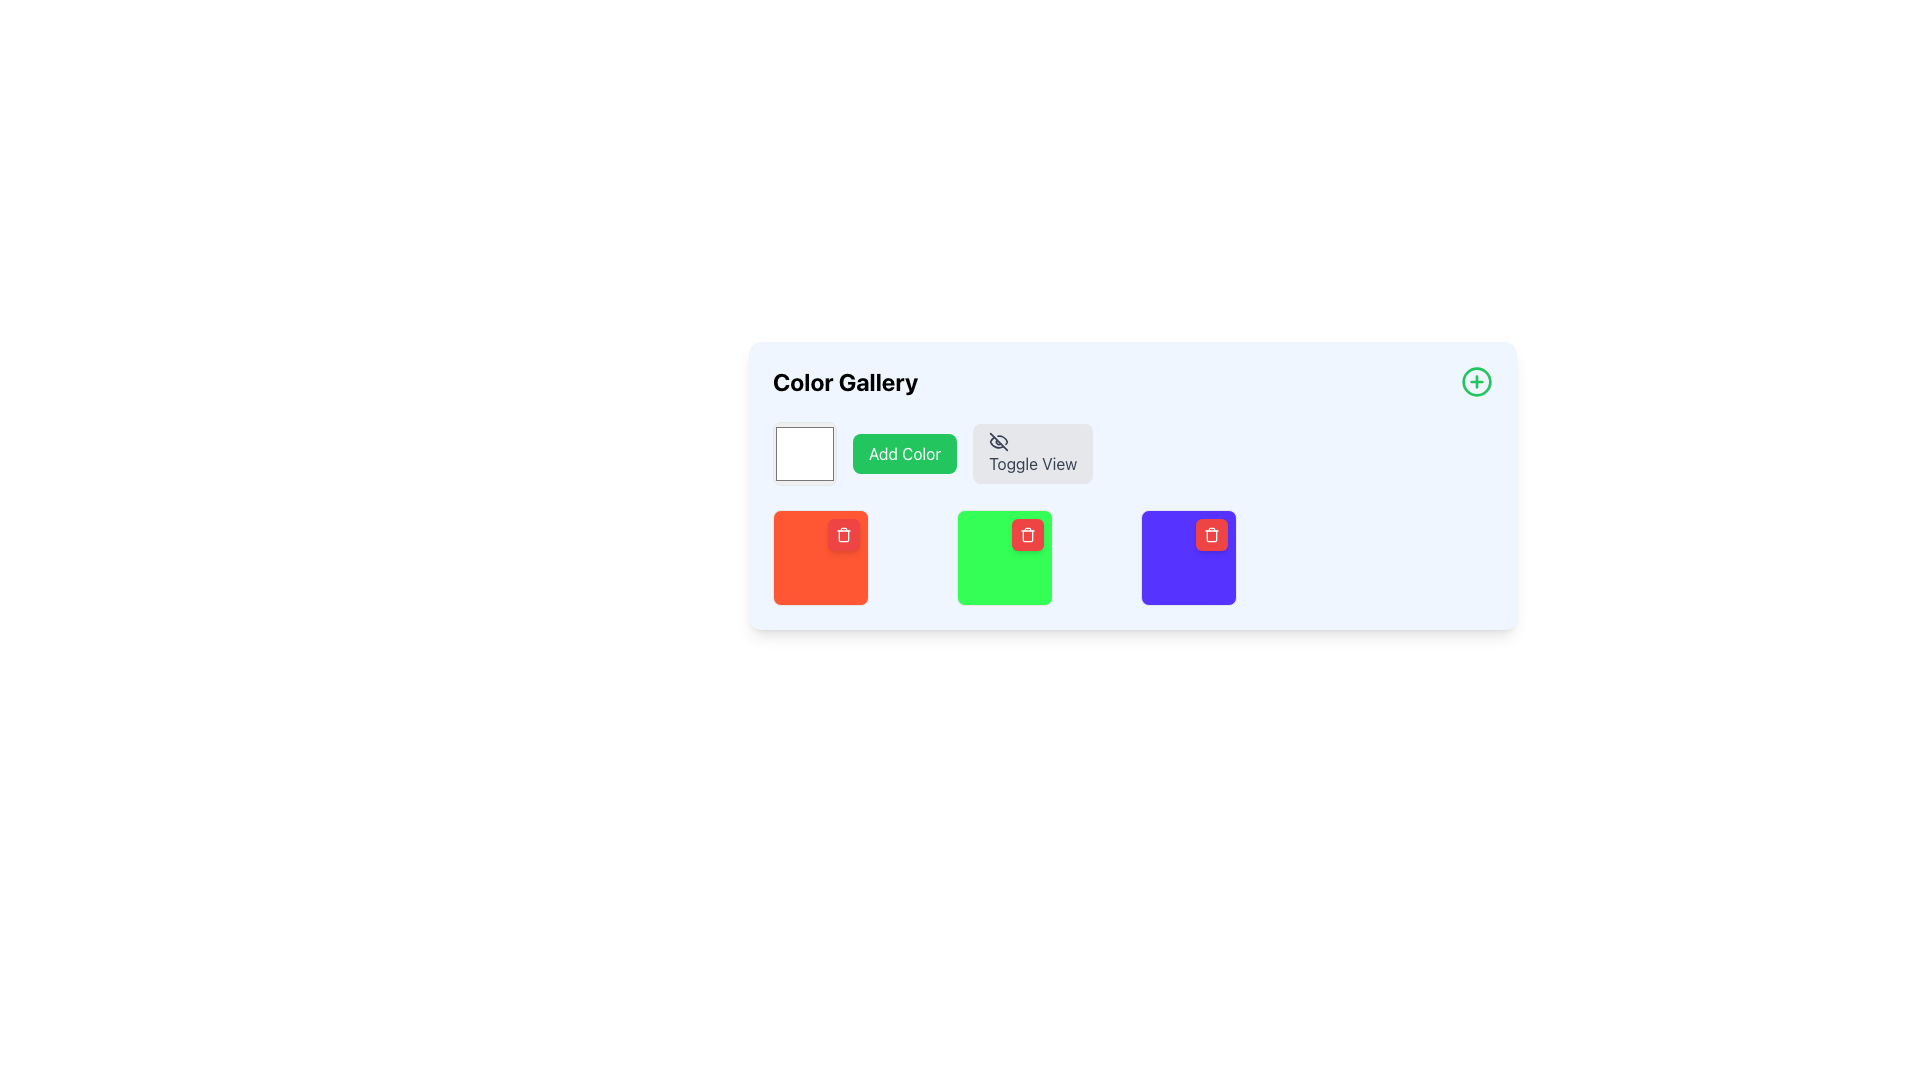  I want to click on the color selector element that allows users to select or preview a white color, located in the top-left corner of a group with 'Add Color' and 'Toggle View' buttons, so click(805, 454).